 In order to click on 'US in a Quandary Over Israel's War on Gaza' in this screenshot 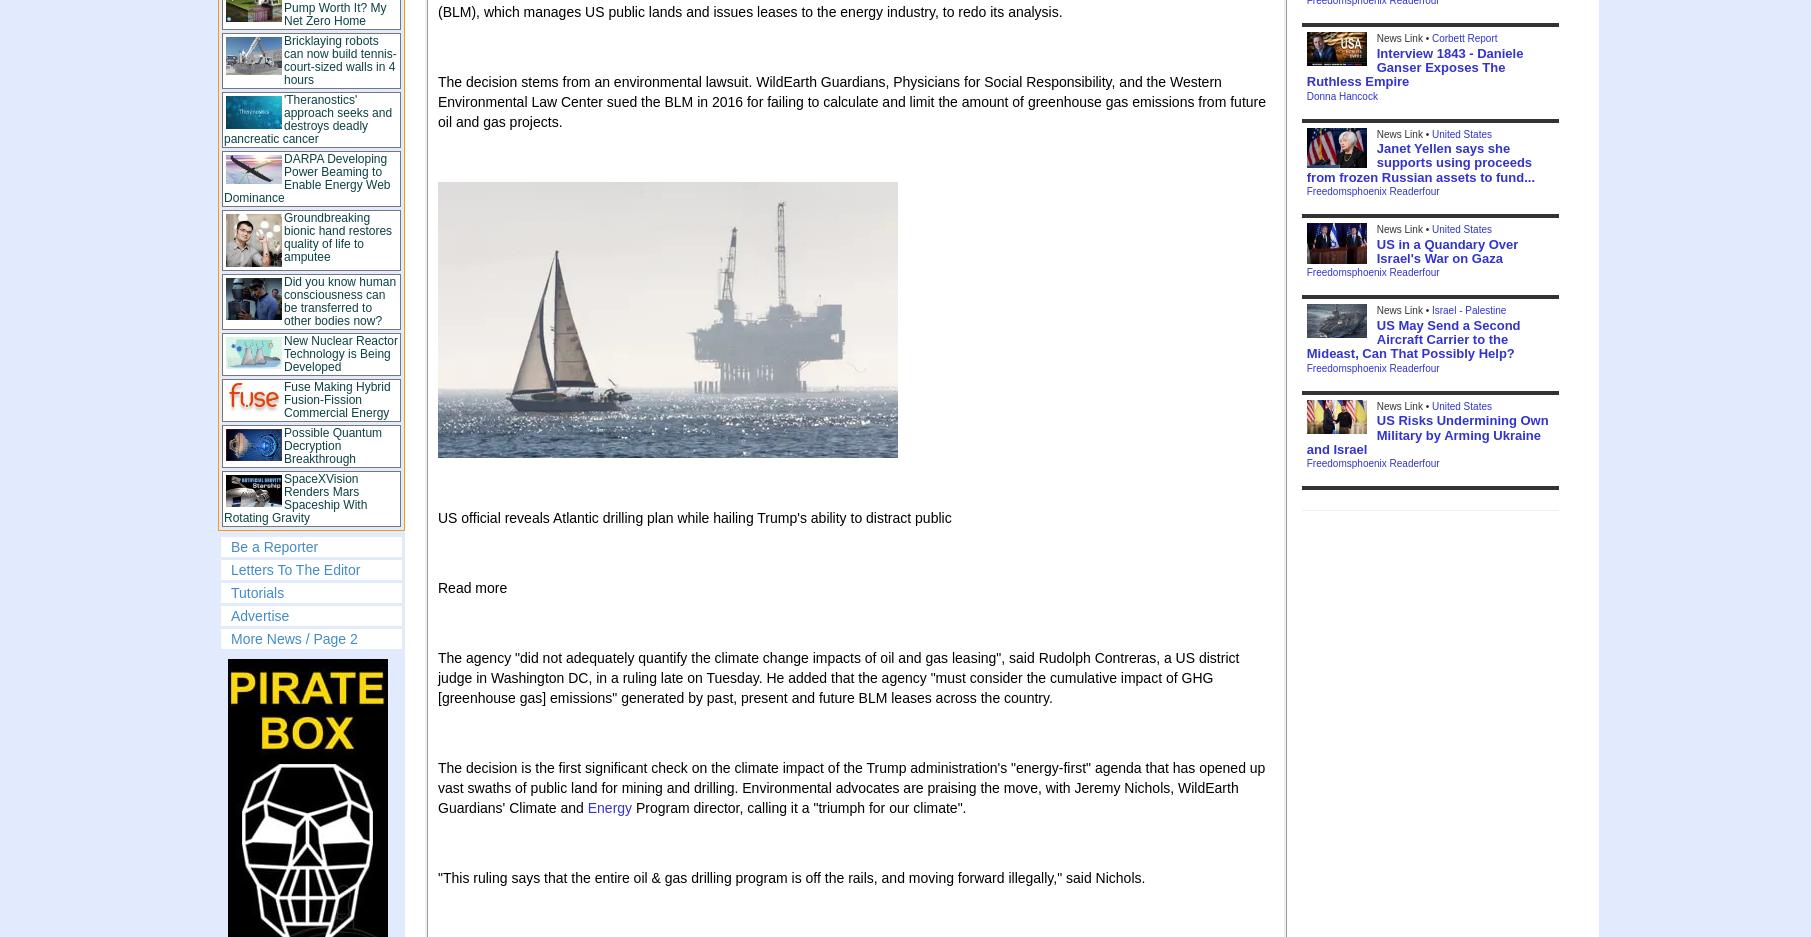, I will do `click(1374, 249)`.